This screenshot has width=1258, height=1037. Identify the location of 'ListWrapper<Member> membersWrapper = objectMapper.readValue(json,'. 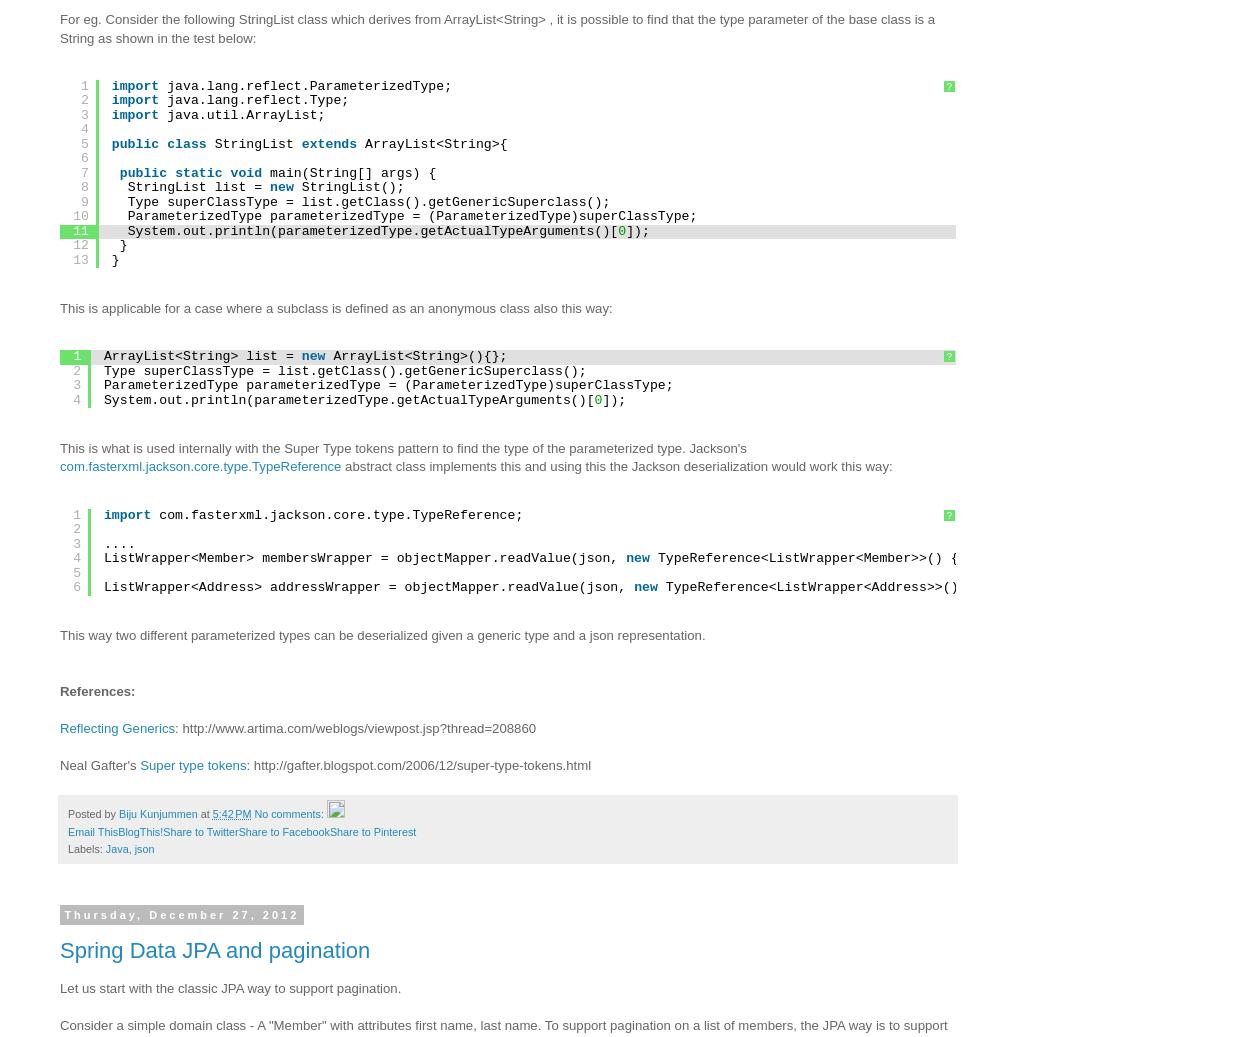
(363, 558).